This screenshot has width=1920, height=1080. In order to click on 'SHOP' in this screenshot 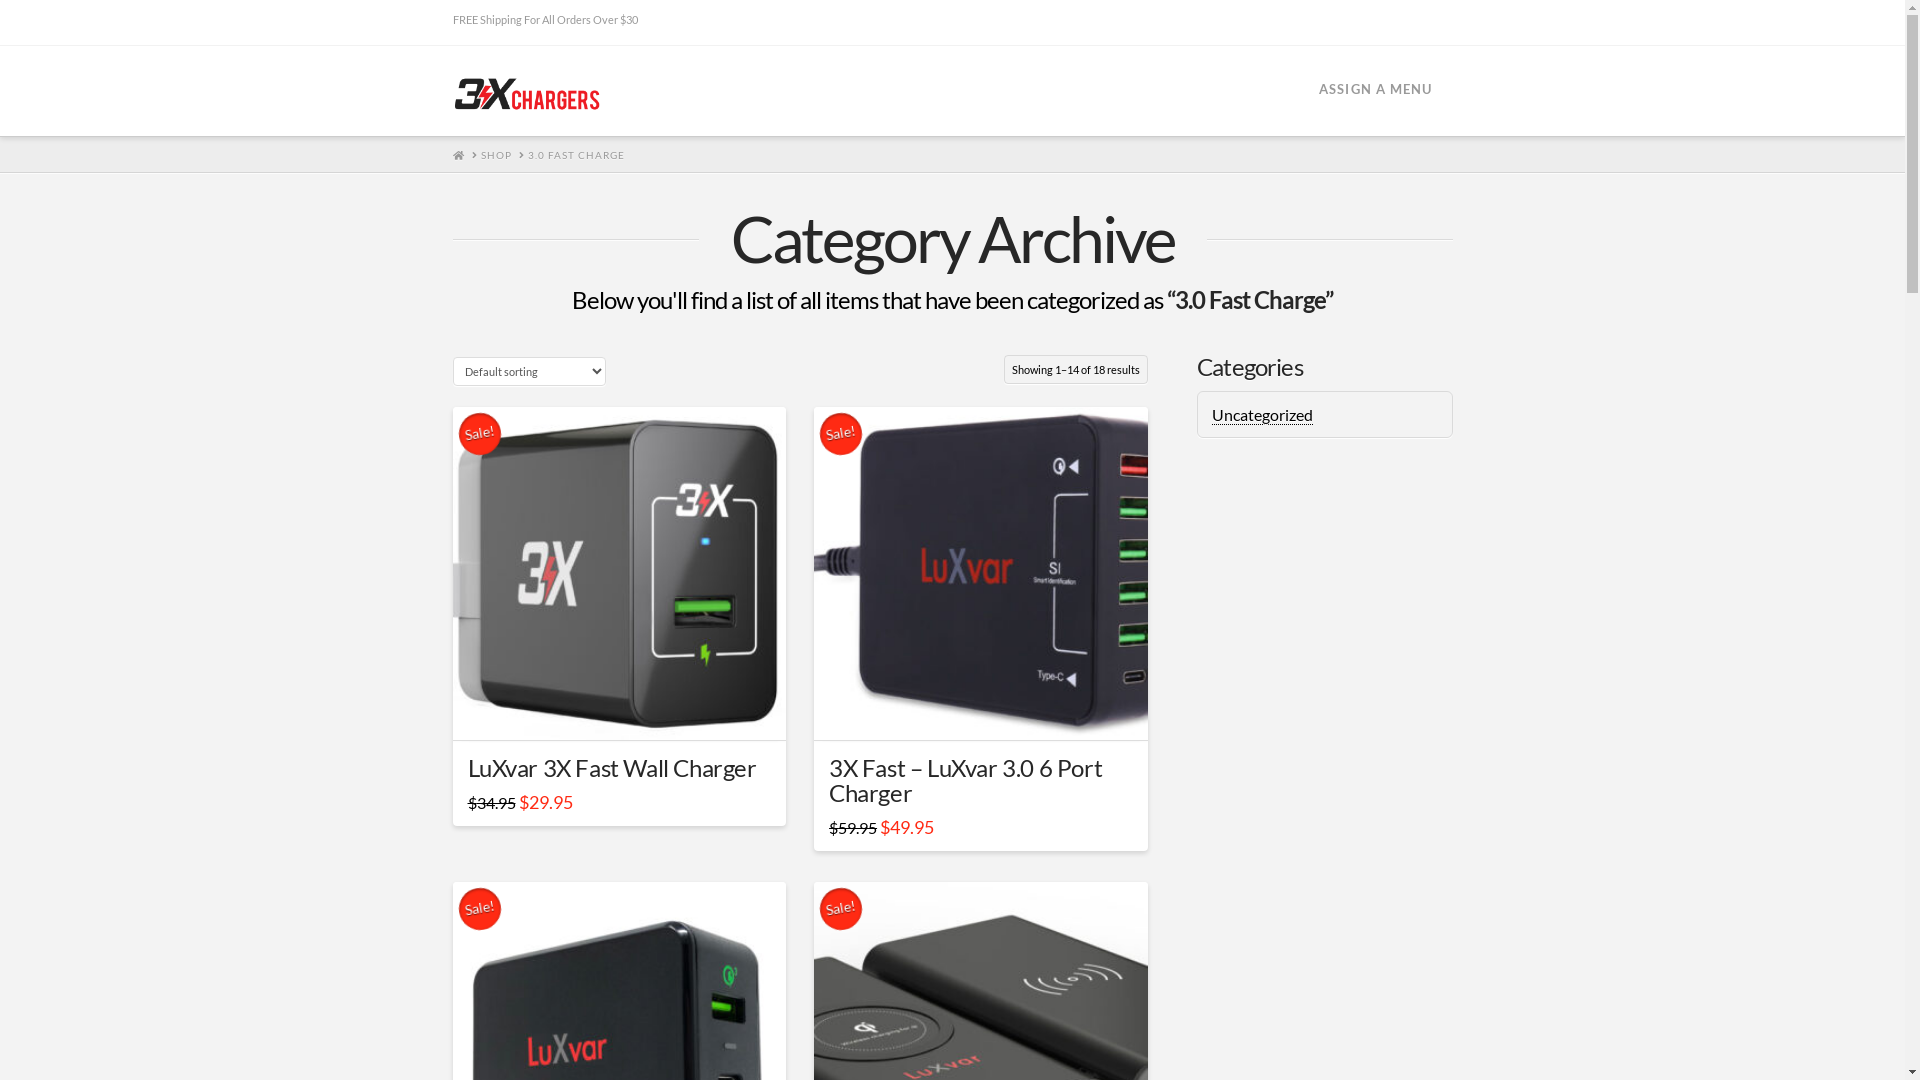, I will do `click(480, 153)`.